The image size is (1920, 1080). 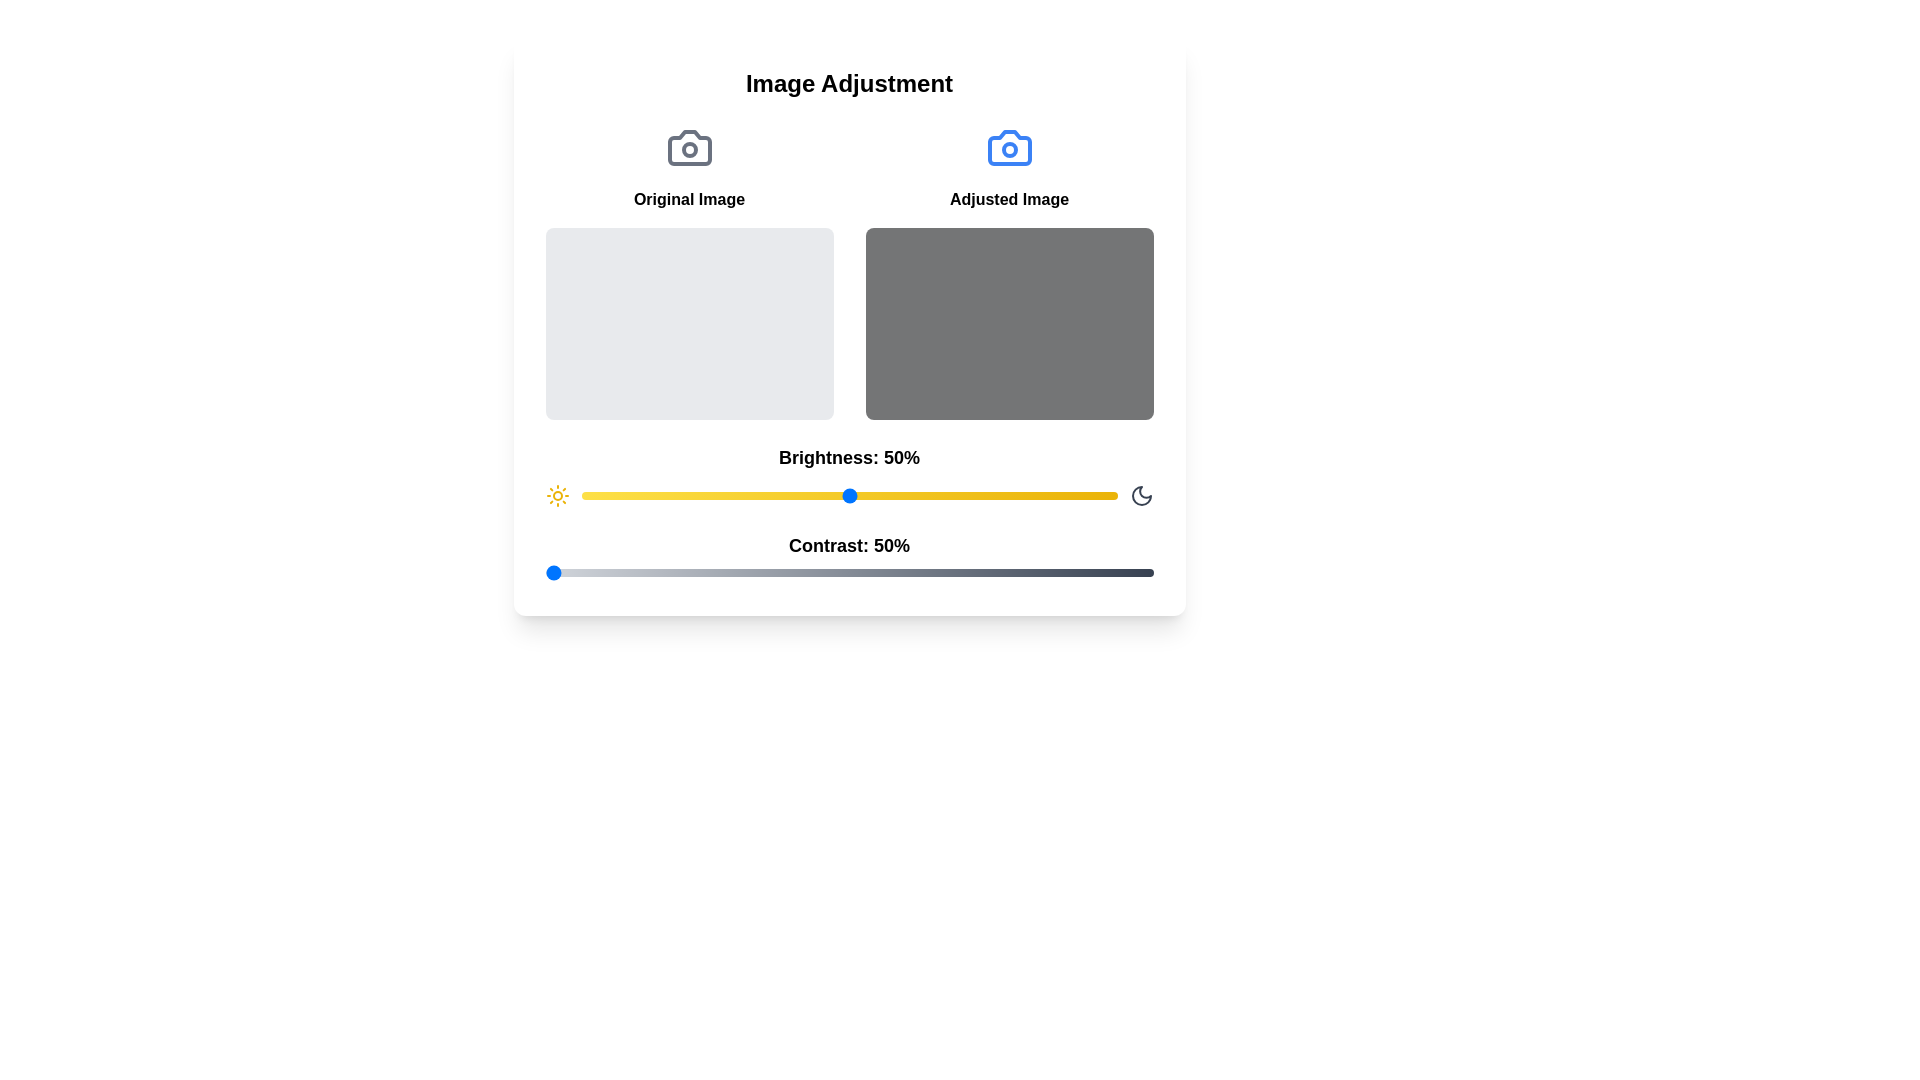 I want to click on main header text located at the top of the white card with rounded edges, which serves as the title and provides context about the displayed content, so click(x=849, y=83).